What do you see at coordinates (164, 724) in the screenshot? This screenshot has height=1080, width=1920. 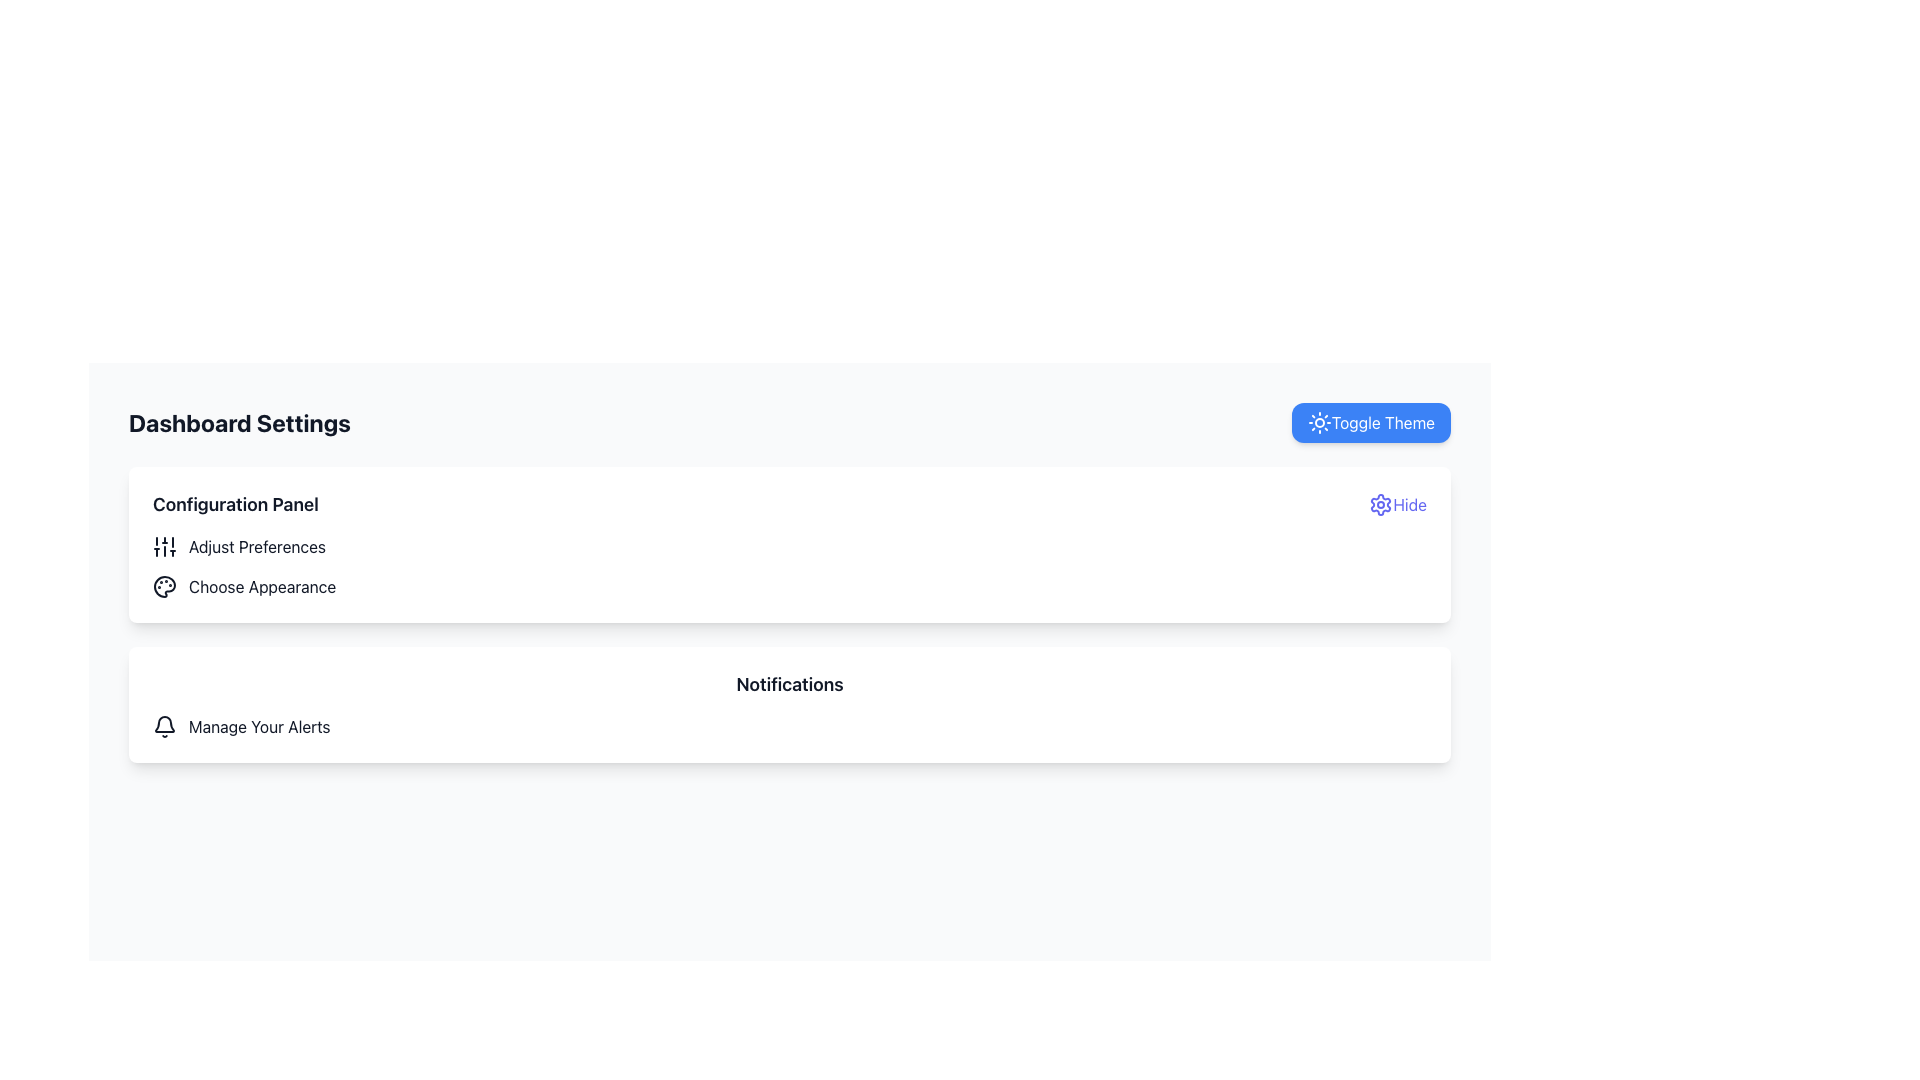 I see `the bottom section of the bell icon located near the top-right corner of the interface` at bounding box center [164, 724].